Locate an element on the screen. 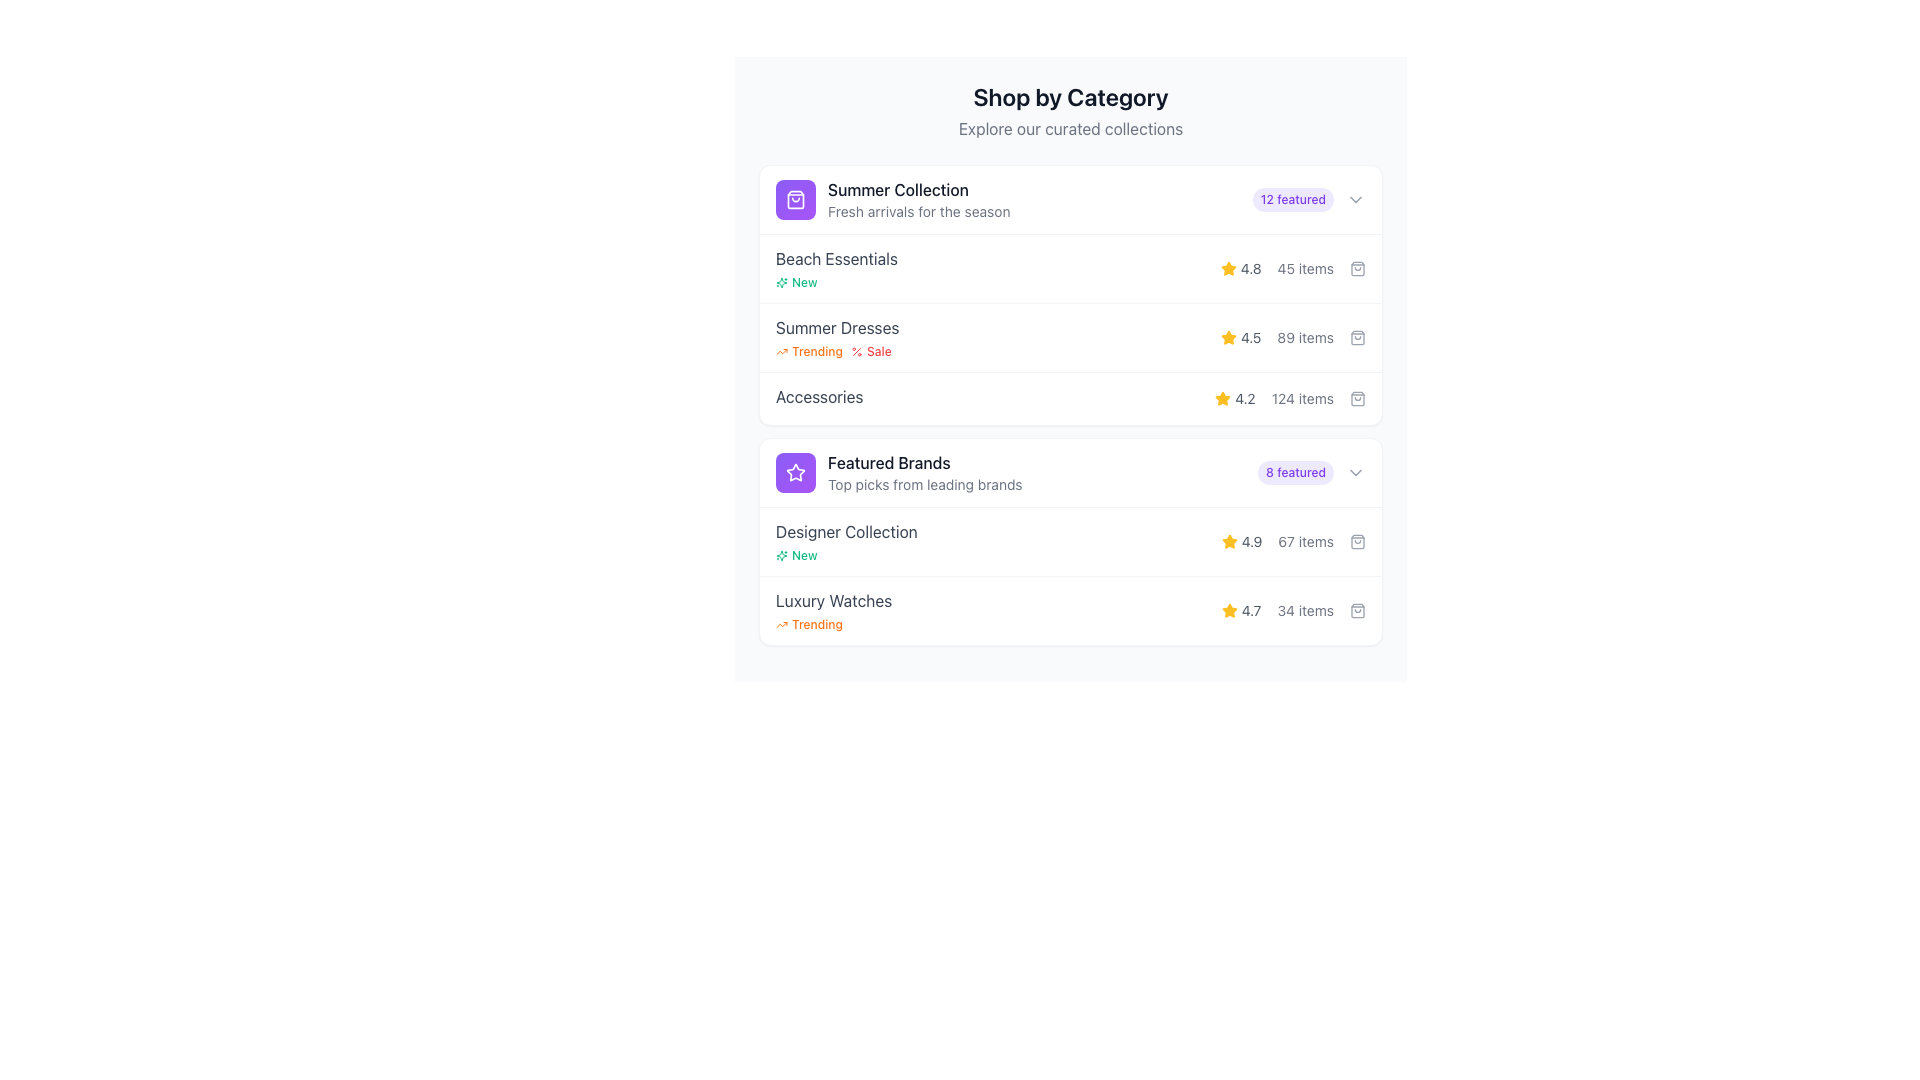 This screenshot has height=1080, width=1920. the rating value '4.9' next to the gold star icon in the 'Designer Collection' section is located at coordinates (1241, 542).